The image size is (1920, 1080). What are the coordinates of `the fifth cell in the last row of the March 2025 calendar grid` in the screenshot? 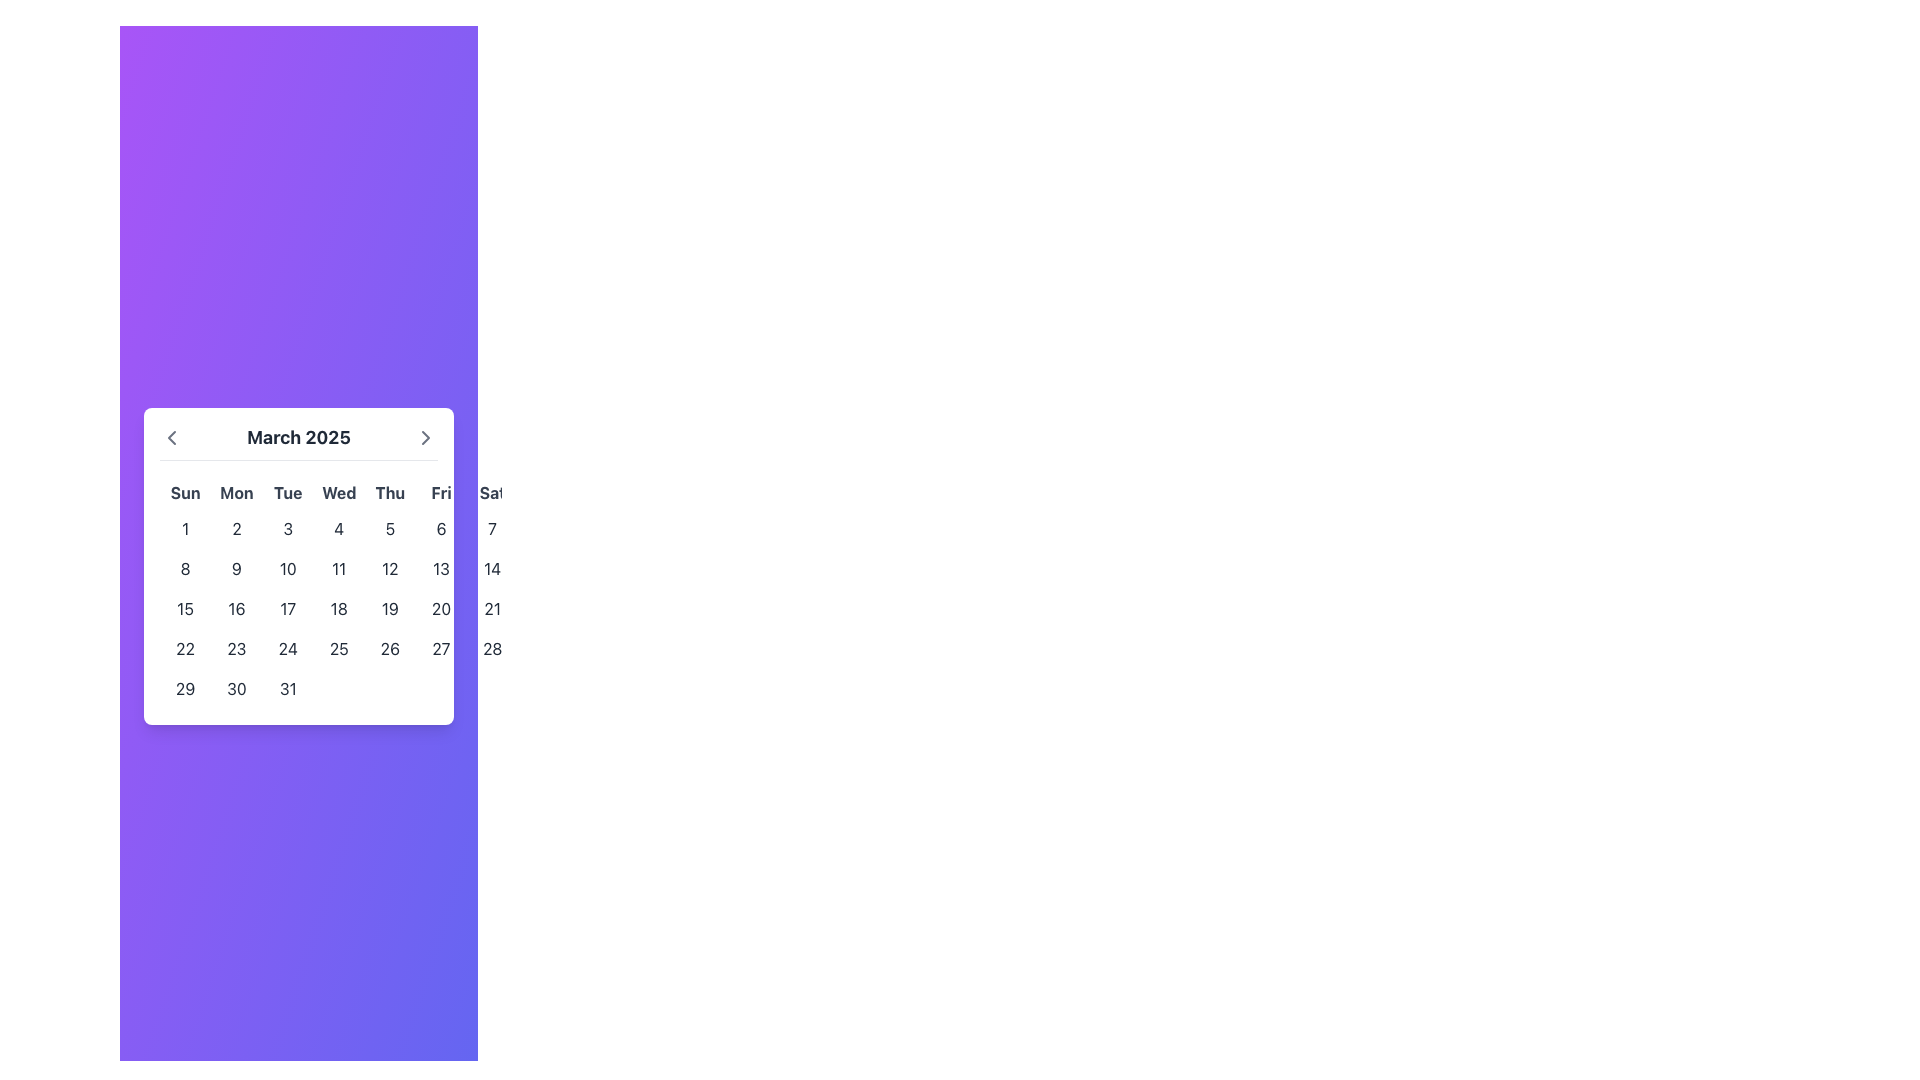 It's located at (390, 687).